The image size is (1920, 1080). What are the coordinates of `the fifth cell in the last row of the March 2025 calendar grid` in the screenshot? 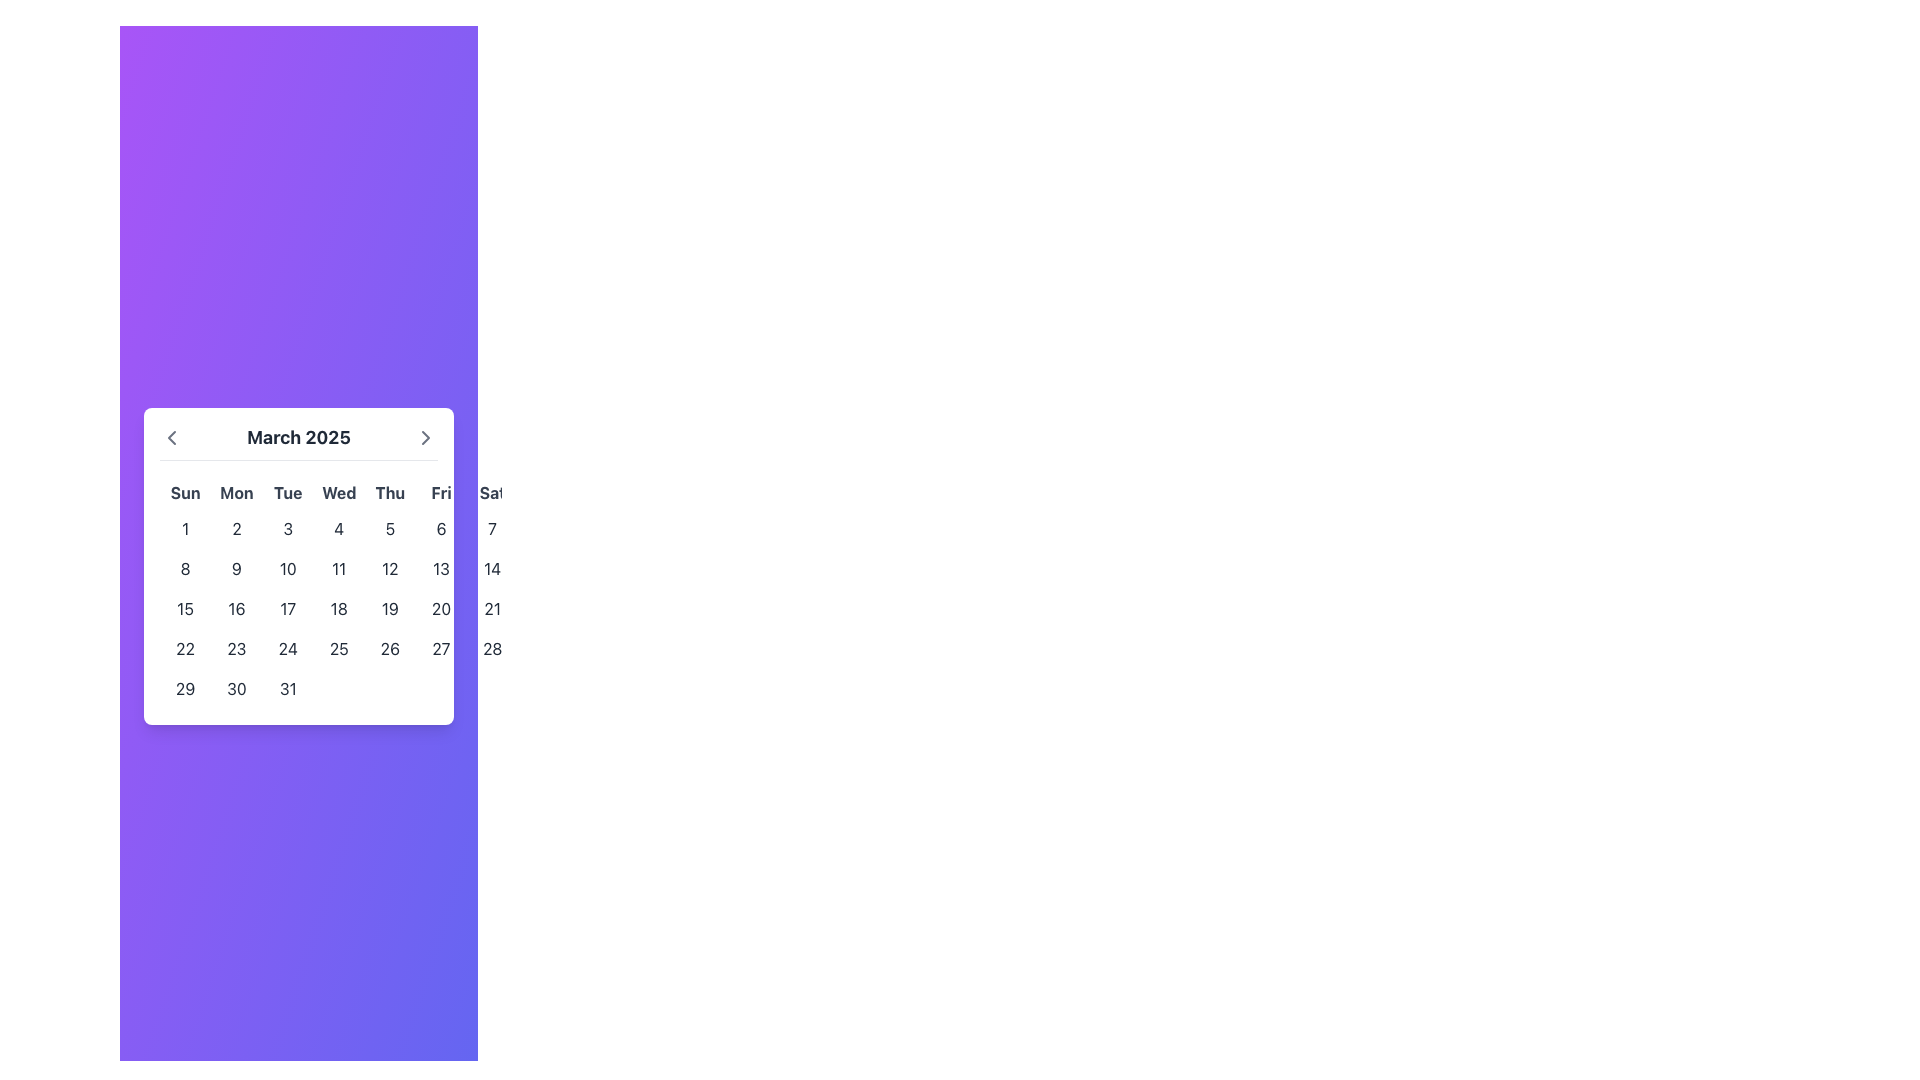 It's located at (390, 687).